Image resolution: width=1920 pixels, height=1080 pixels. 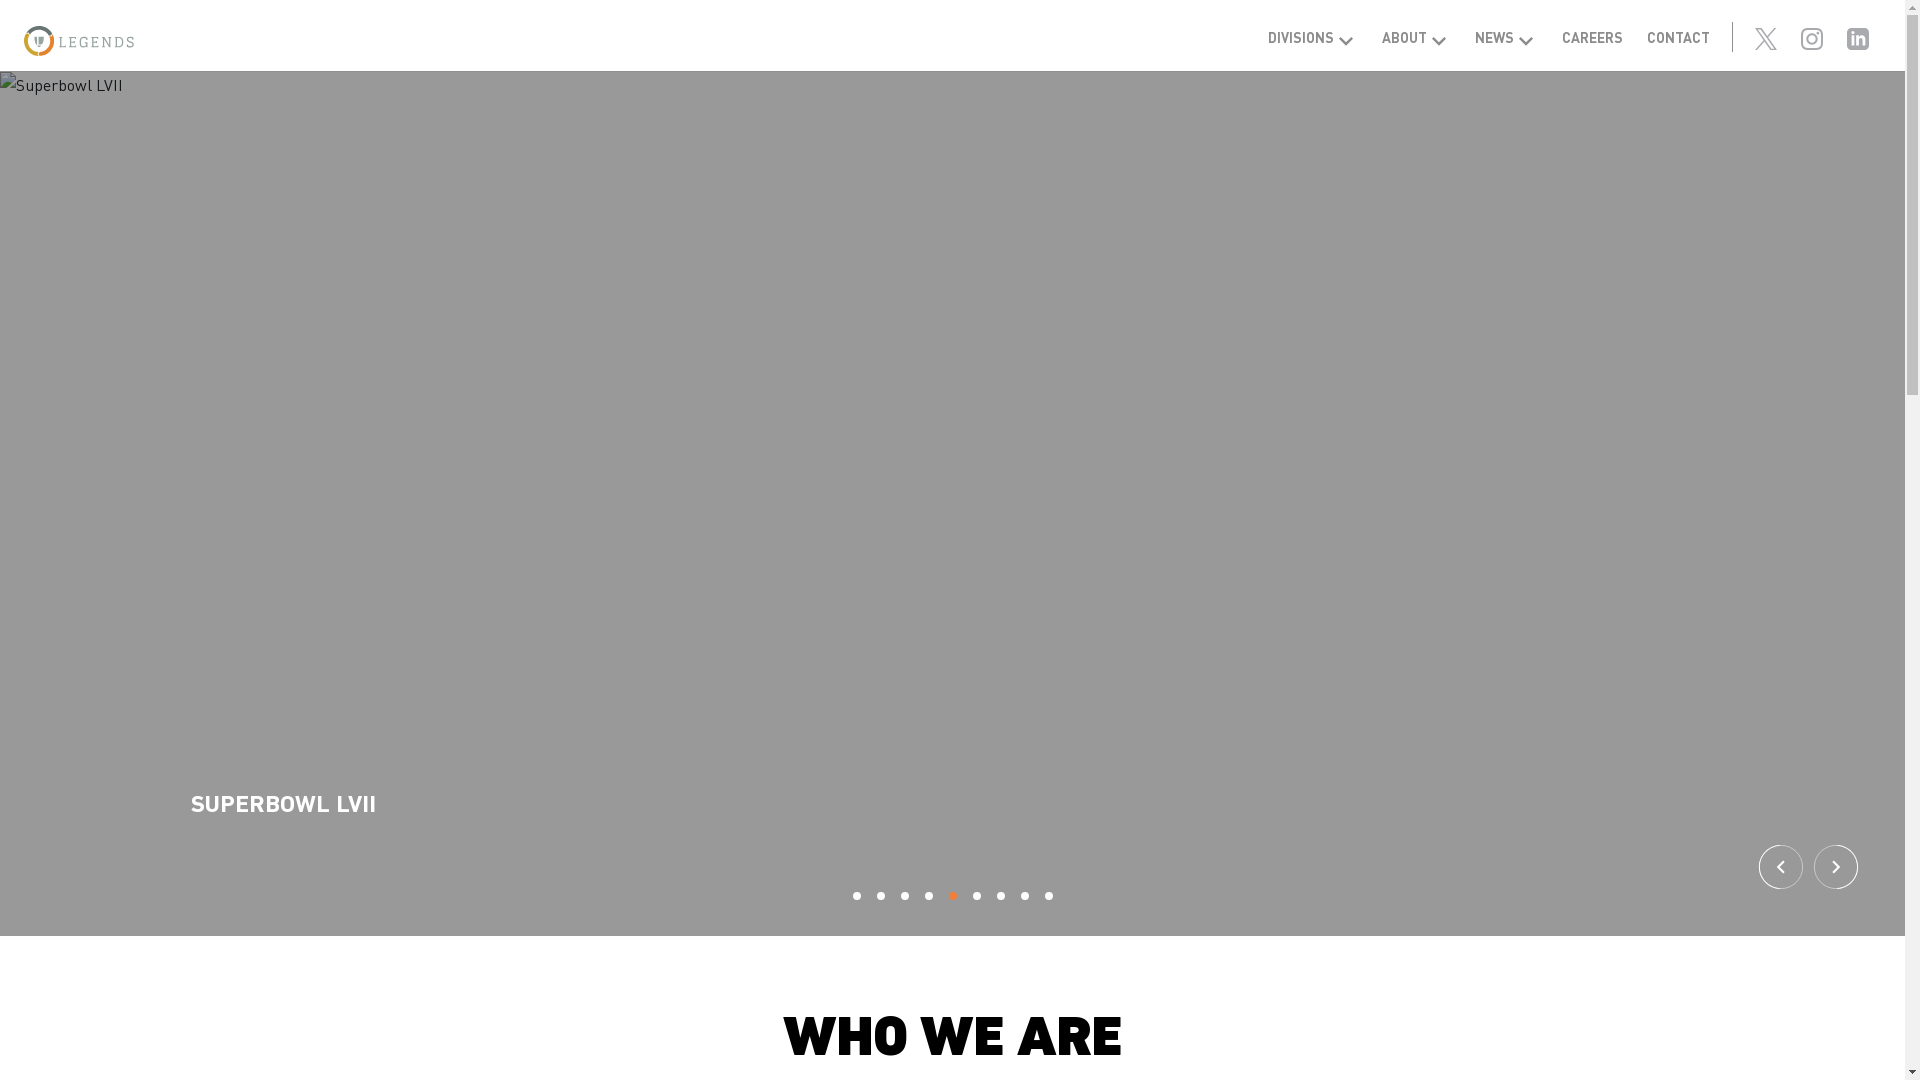 I want to click on 'Previous', so click(x=1780, y=866).